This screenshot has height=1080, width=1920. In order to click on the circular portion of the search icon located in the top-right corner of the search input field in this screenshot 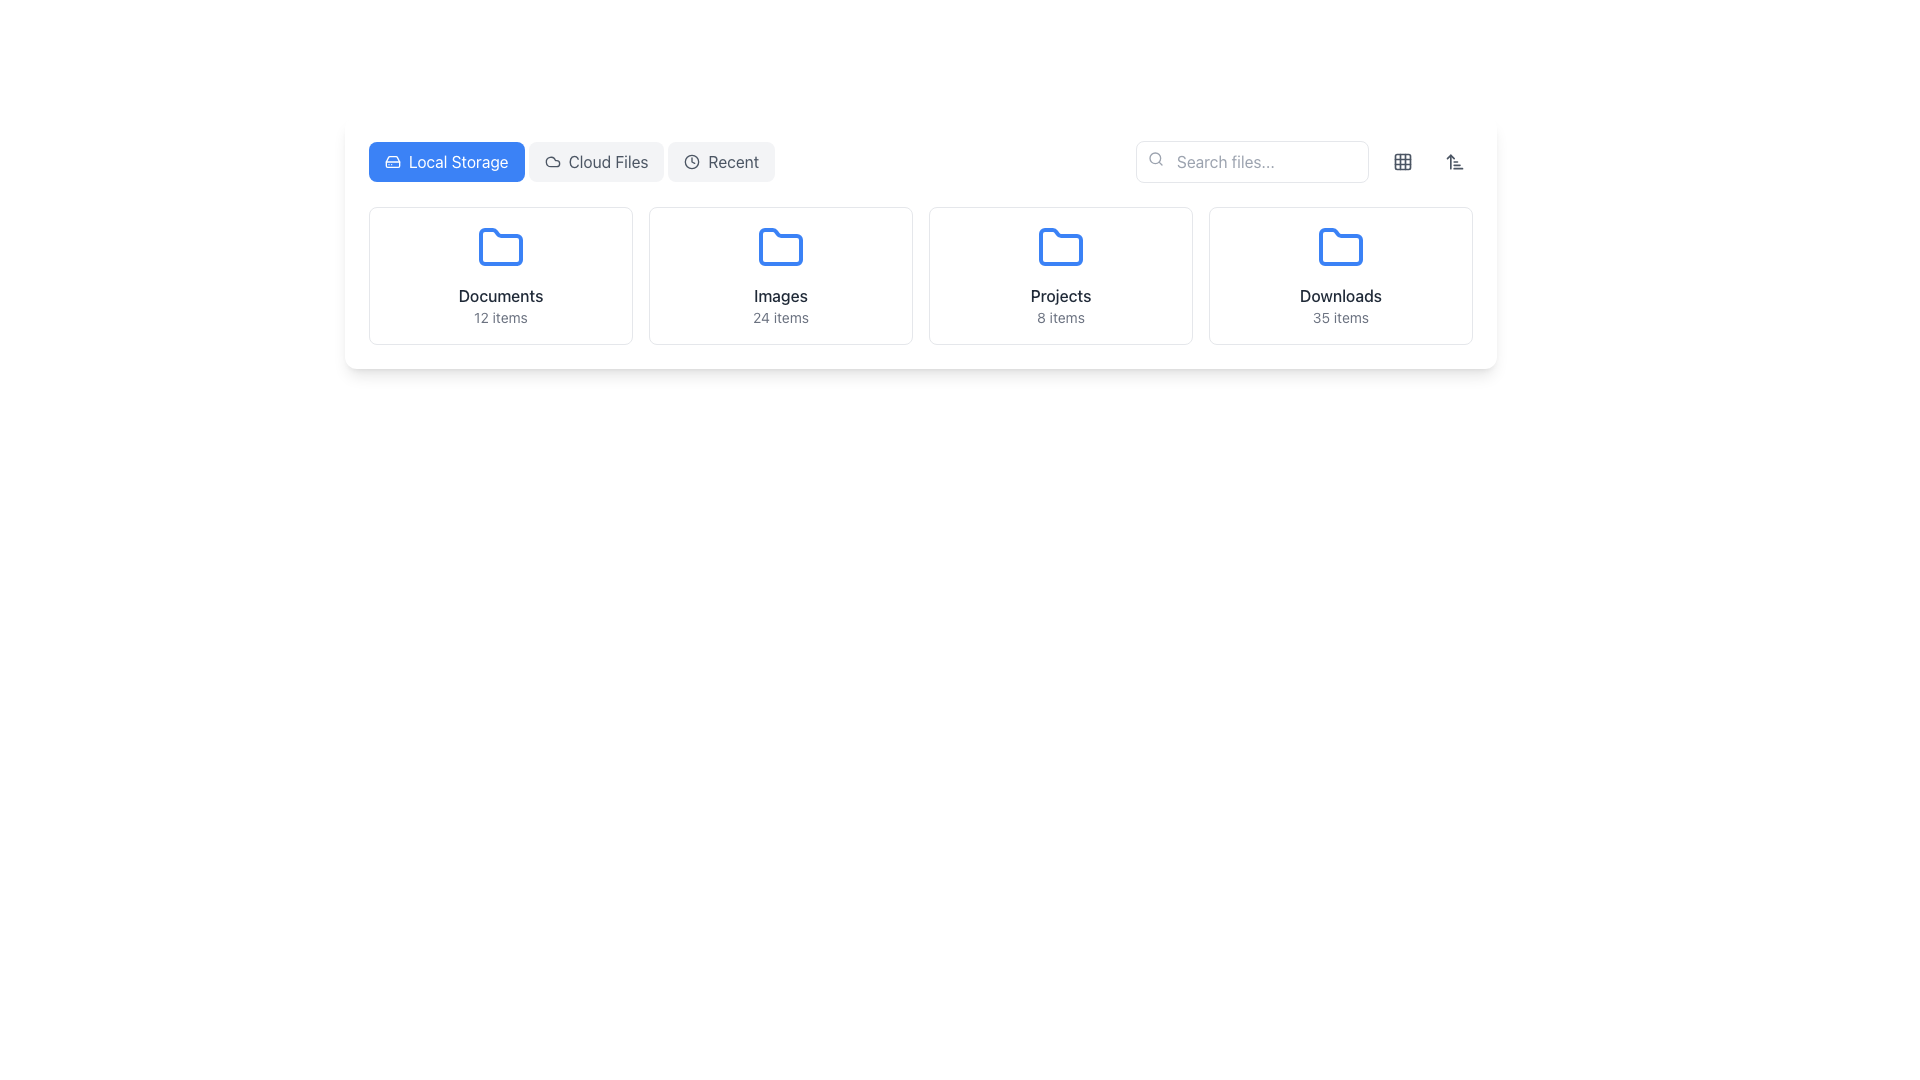, I will do `click(1155, 157)`.